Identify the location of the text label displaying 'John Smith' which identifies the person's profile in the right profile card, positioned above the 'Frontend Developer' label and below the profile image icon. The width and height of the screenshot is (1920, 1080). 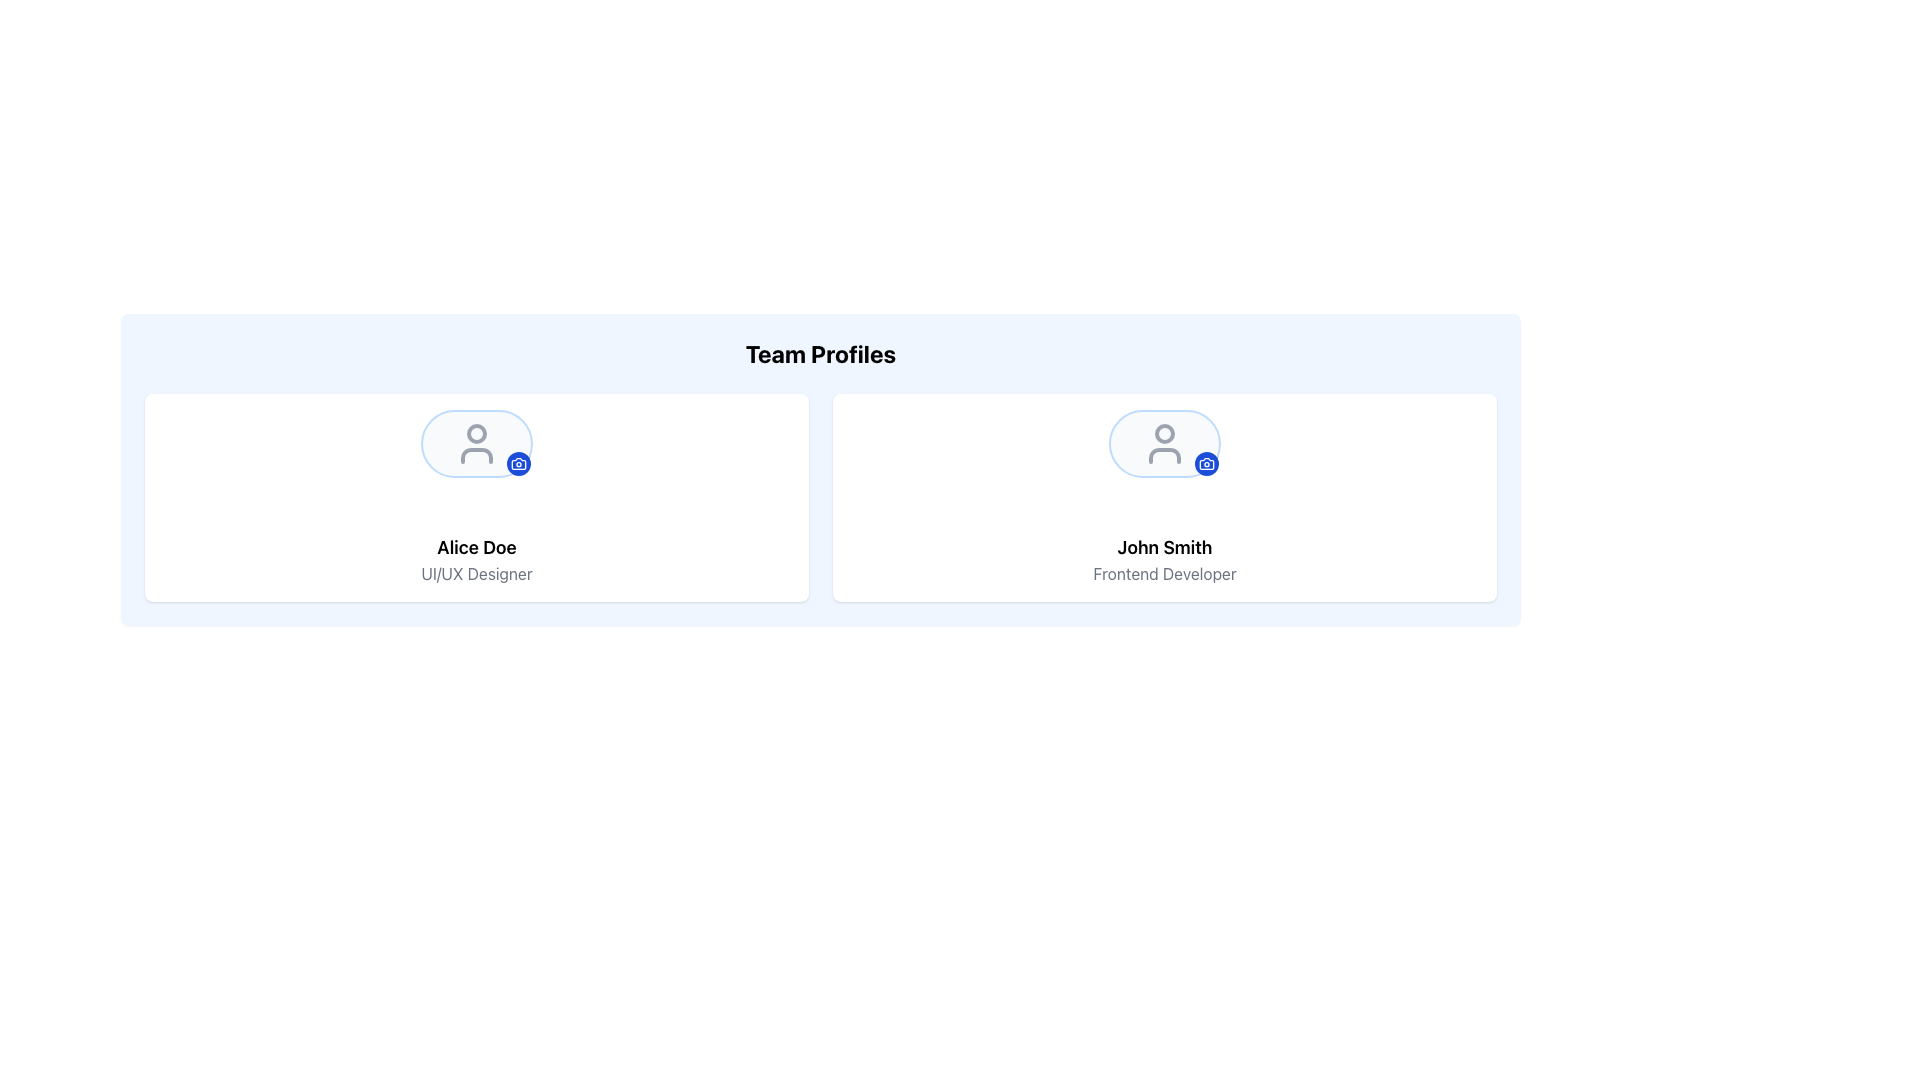
(1165, 547).